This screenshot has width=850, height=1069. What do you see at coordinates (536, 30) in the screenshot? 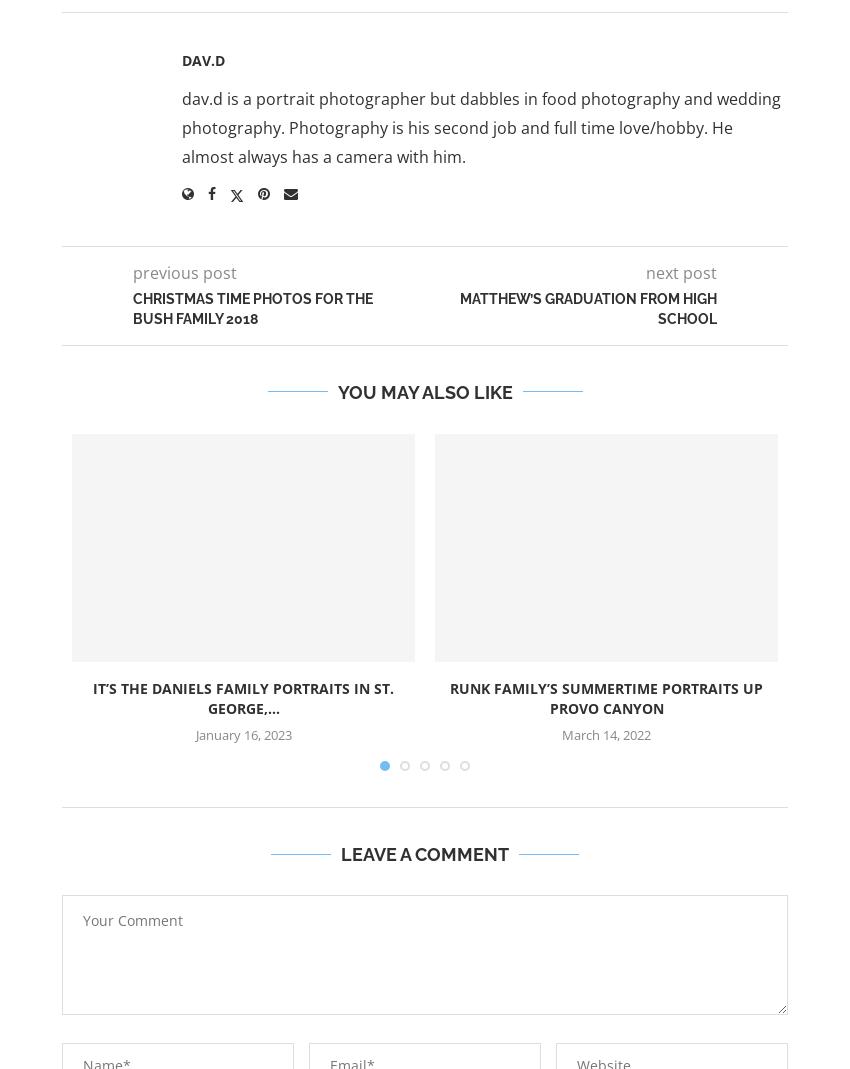
I see `'Tumblr'` at bounding box center [536, 30].